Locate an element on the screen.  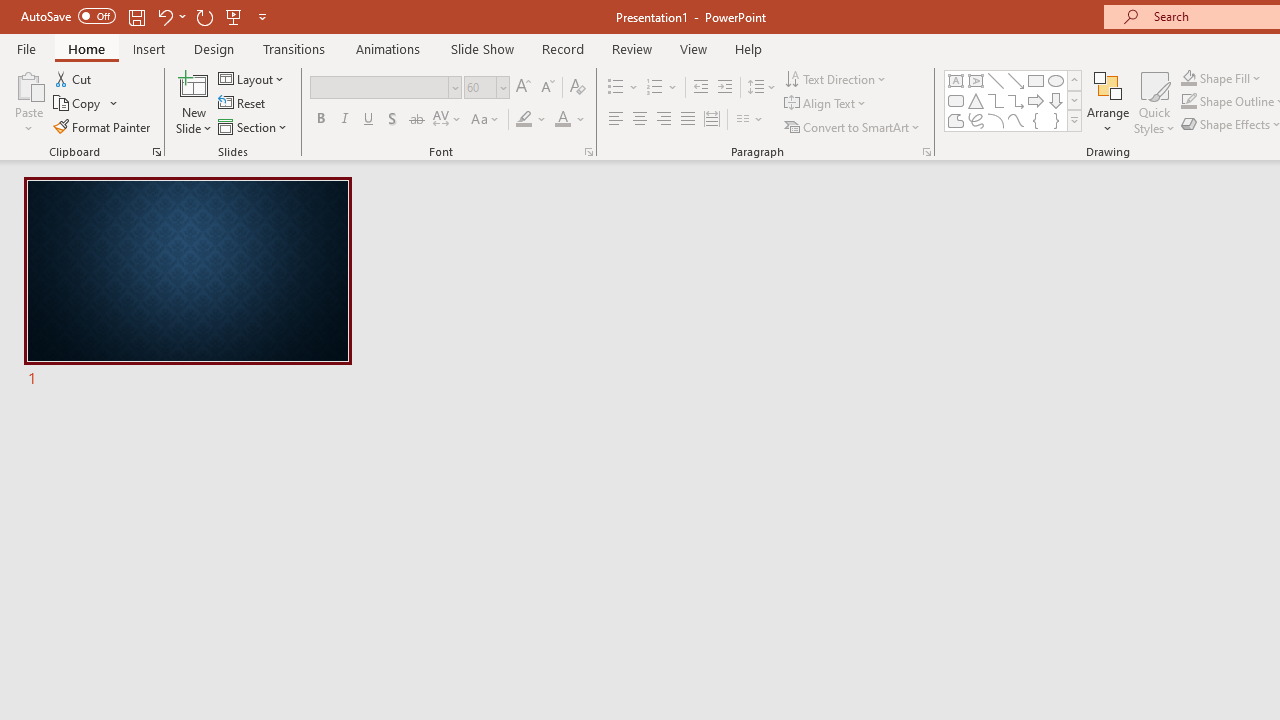
'Underline' is located at coordinates (369, 119).